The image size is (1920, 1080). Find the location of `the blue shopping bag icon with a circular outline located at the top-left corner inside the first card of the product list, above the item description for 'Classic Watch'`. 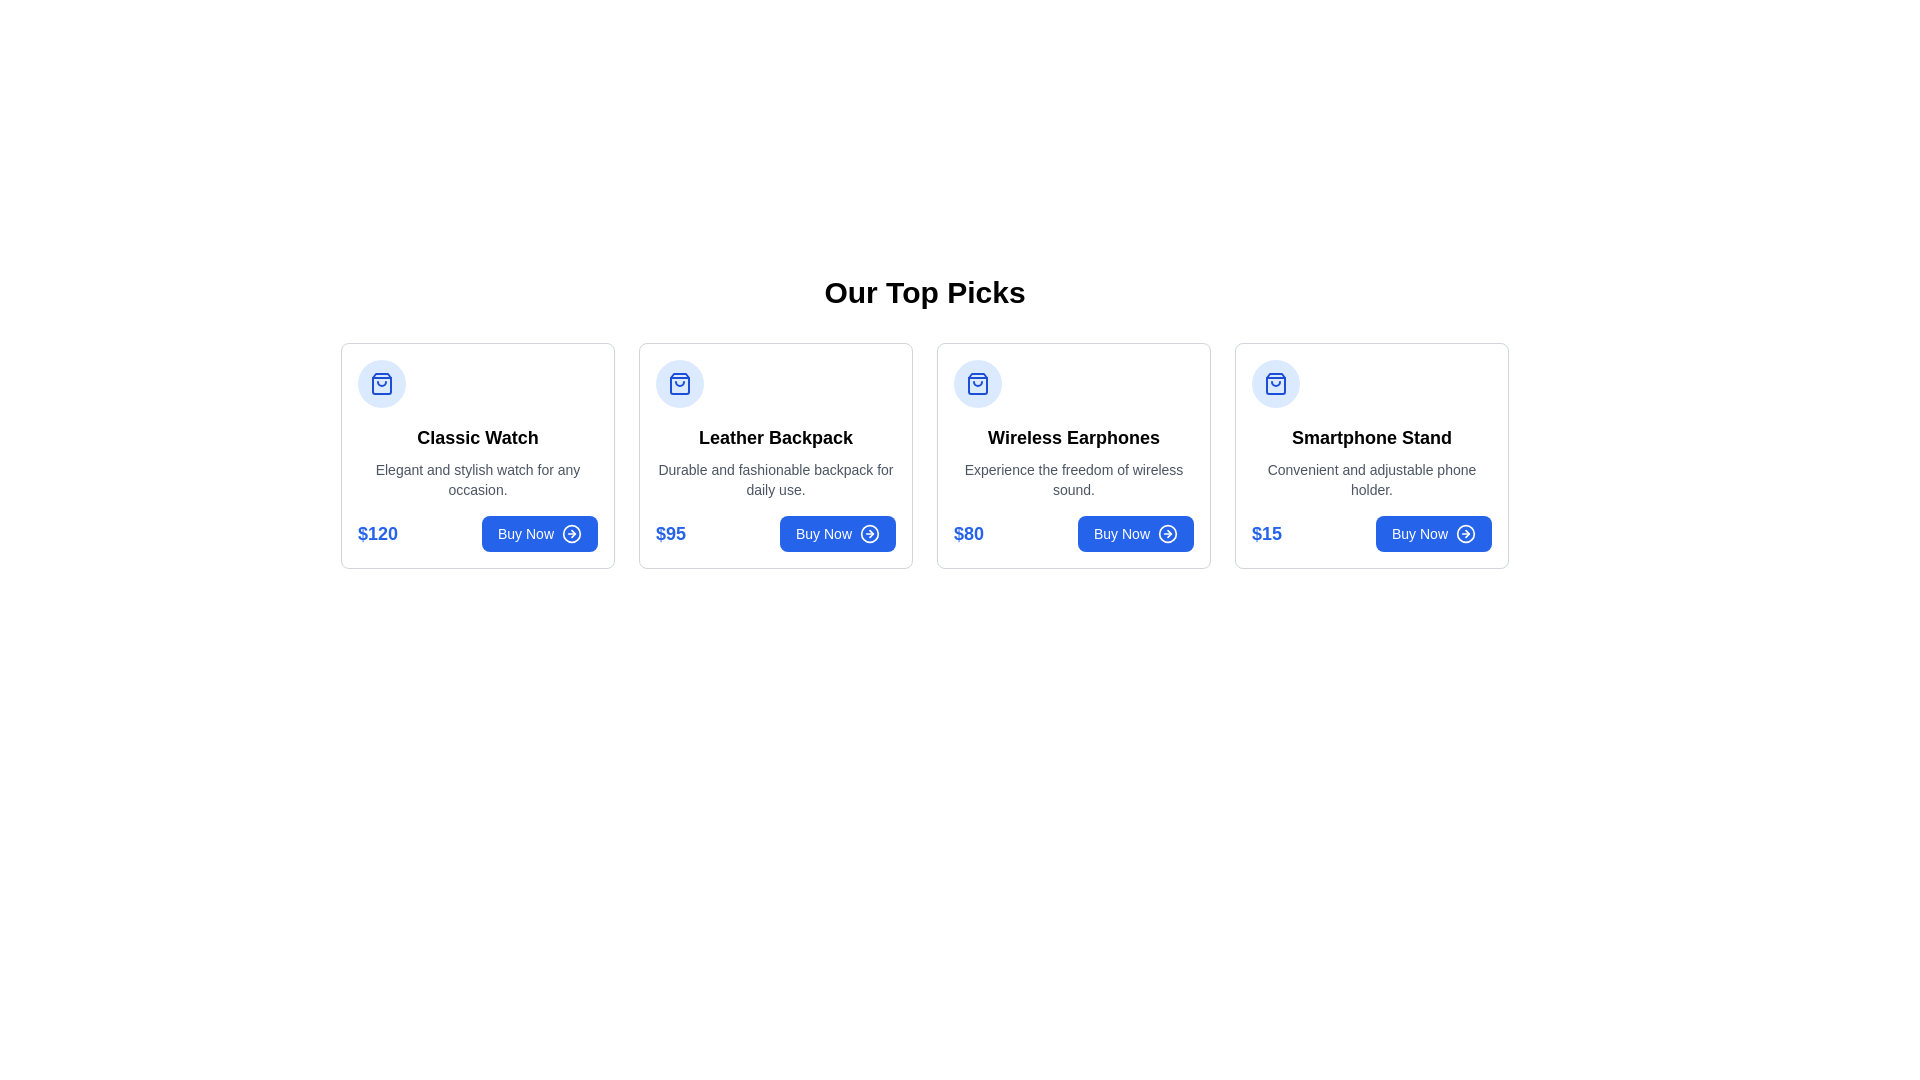

the blue shopping bag icon with a circular outline located at the top-left corner inside the first card of the product list, above the item description for 'Classic Watch' is located at coordinates (382, 384).